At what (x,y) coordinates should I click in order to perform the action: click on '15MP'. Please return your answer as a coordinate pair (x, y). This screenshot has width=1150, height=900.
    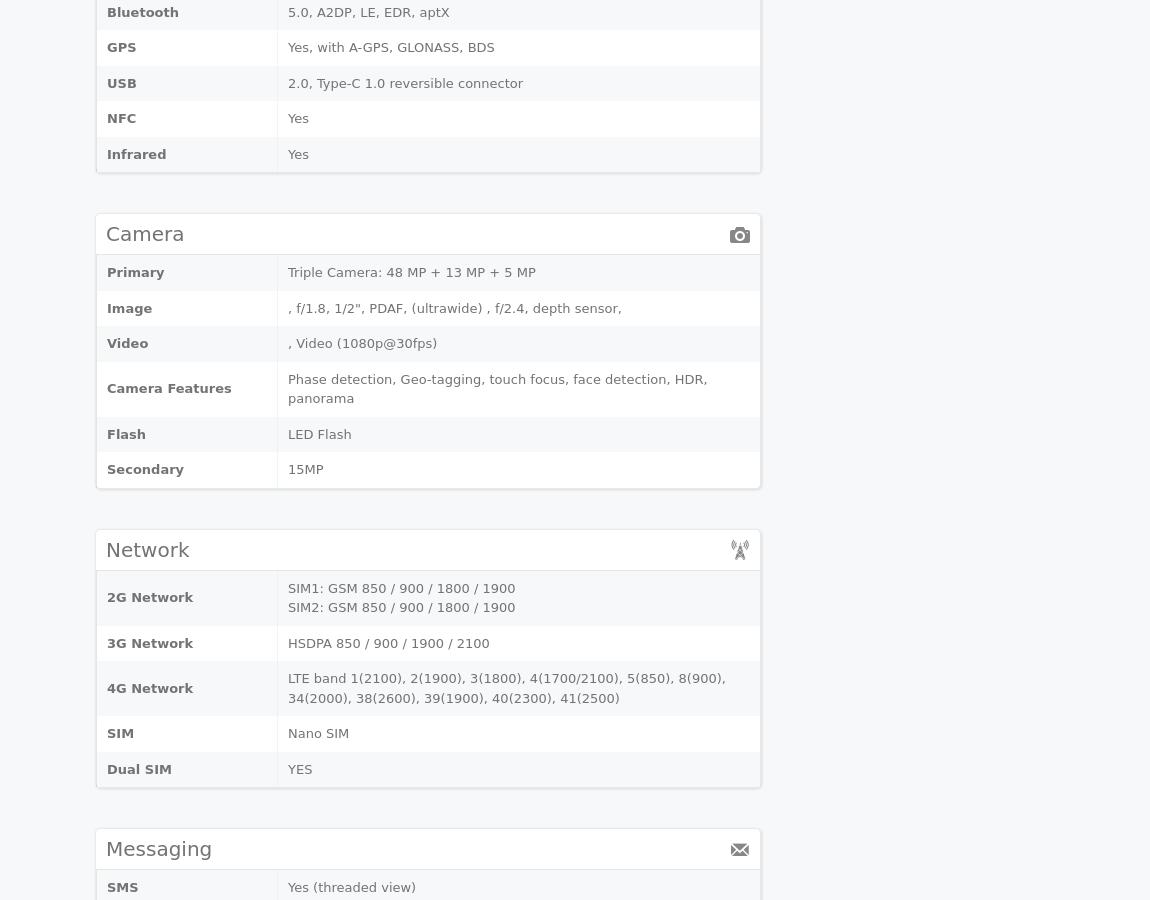
    Looking at the image, I should click on (305, 468).